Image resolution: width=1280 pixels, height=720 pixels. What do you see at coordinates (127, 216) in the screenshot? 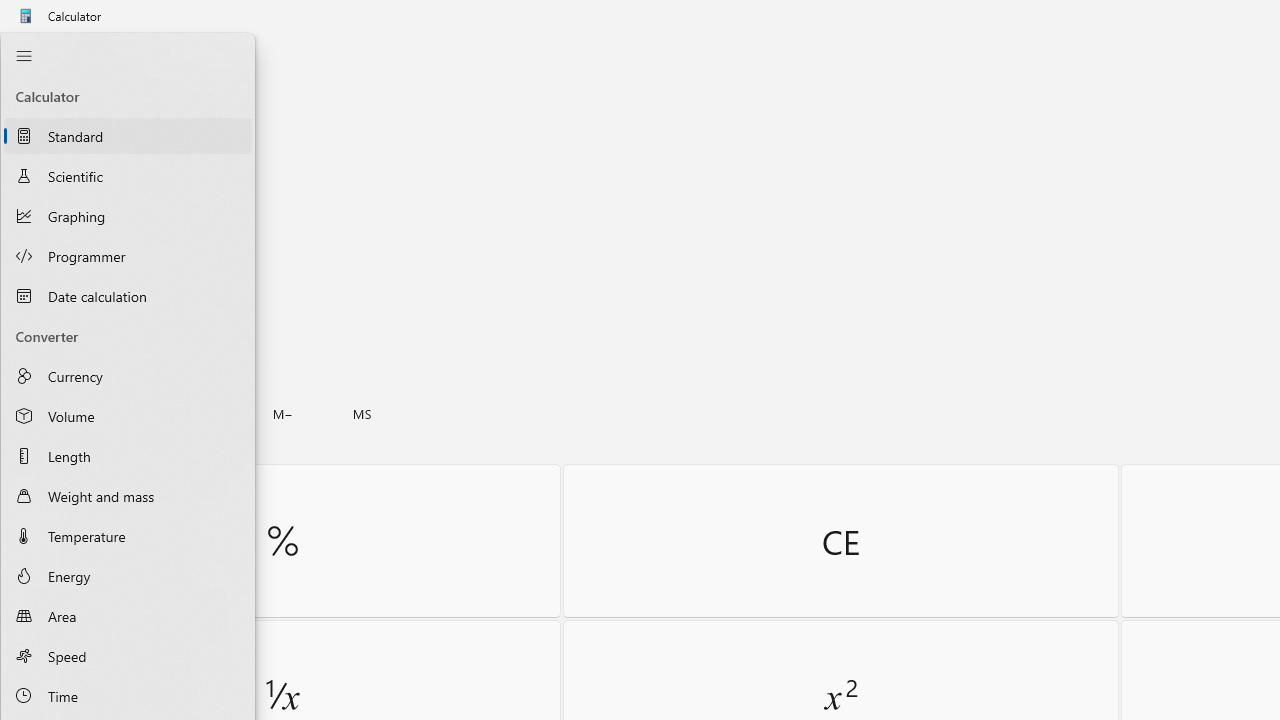
I see `'Graphing Calculator'` at bounding box center [127, 216].